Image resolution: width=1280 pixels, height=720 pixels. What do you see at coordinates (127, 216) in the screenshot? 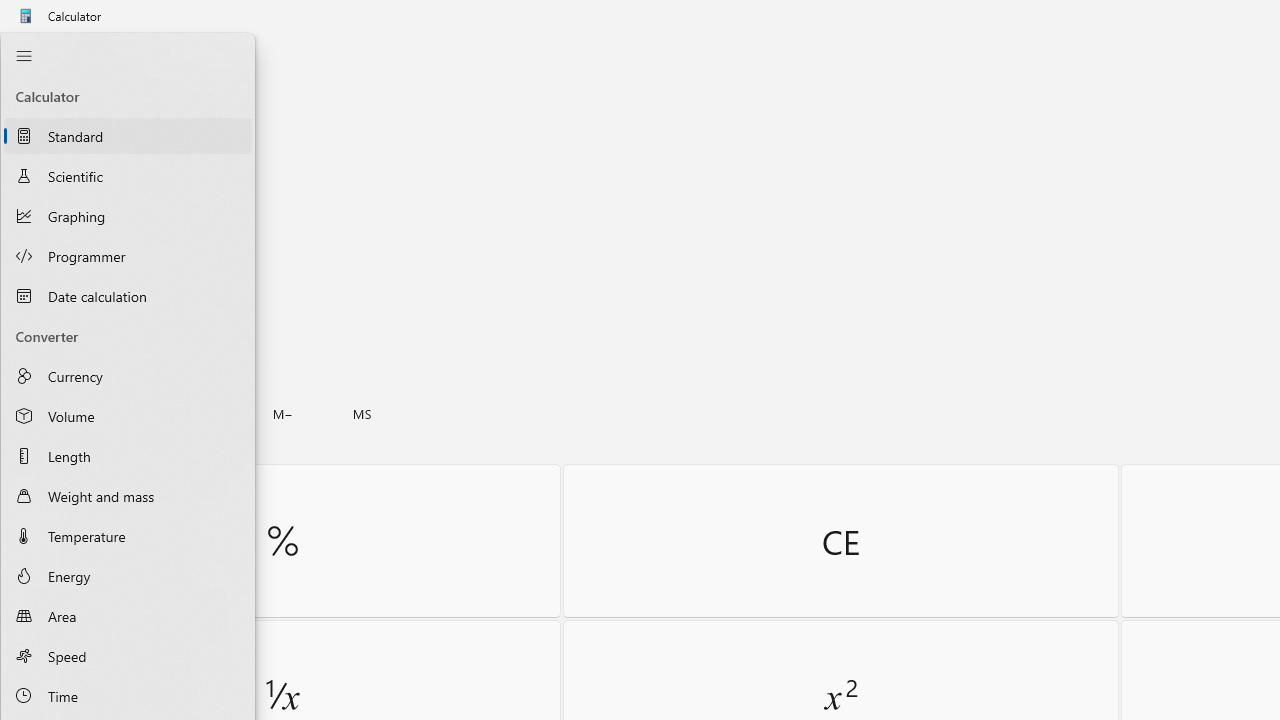
I see `'Graphing Calculator'` at bounding box center [127, 216].